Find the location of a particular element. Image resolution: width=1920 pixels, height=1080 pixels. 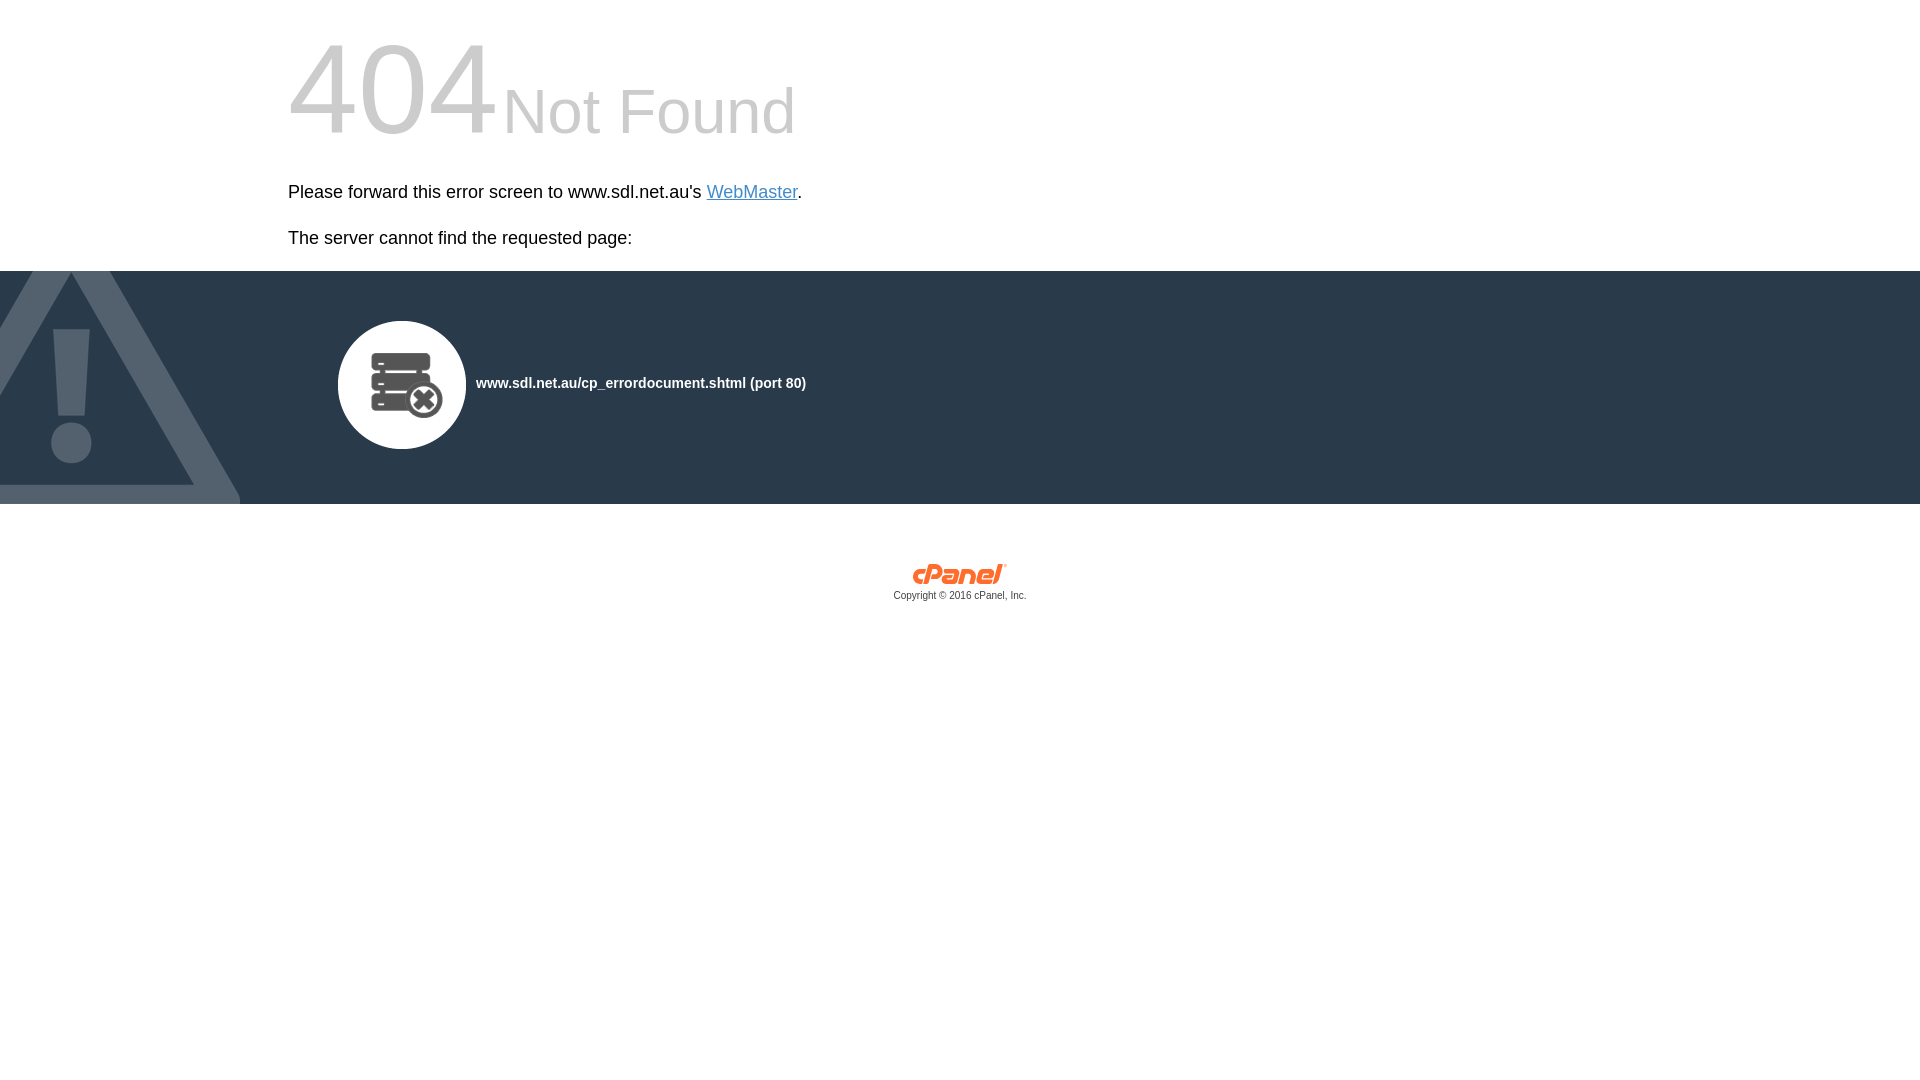

'WebMaster' is located at coordinates (751, 192).